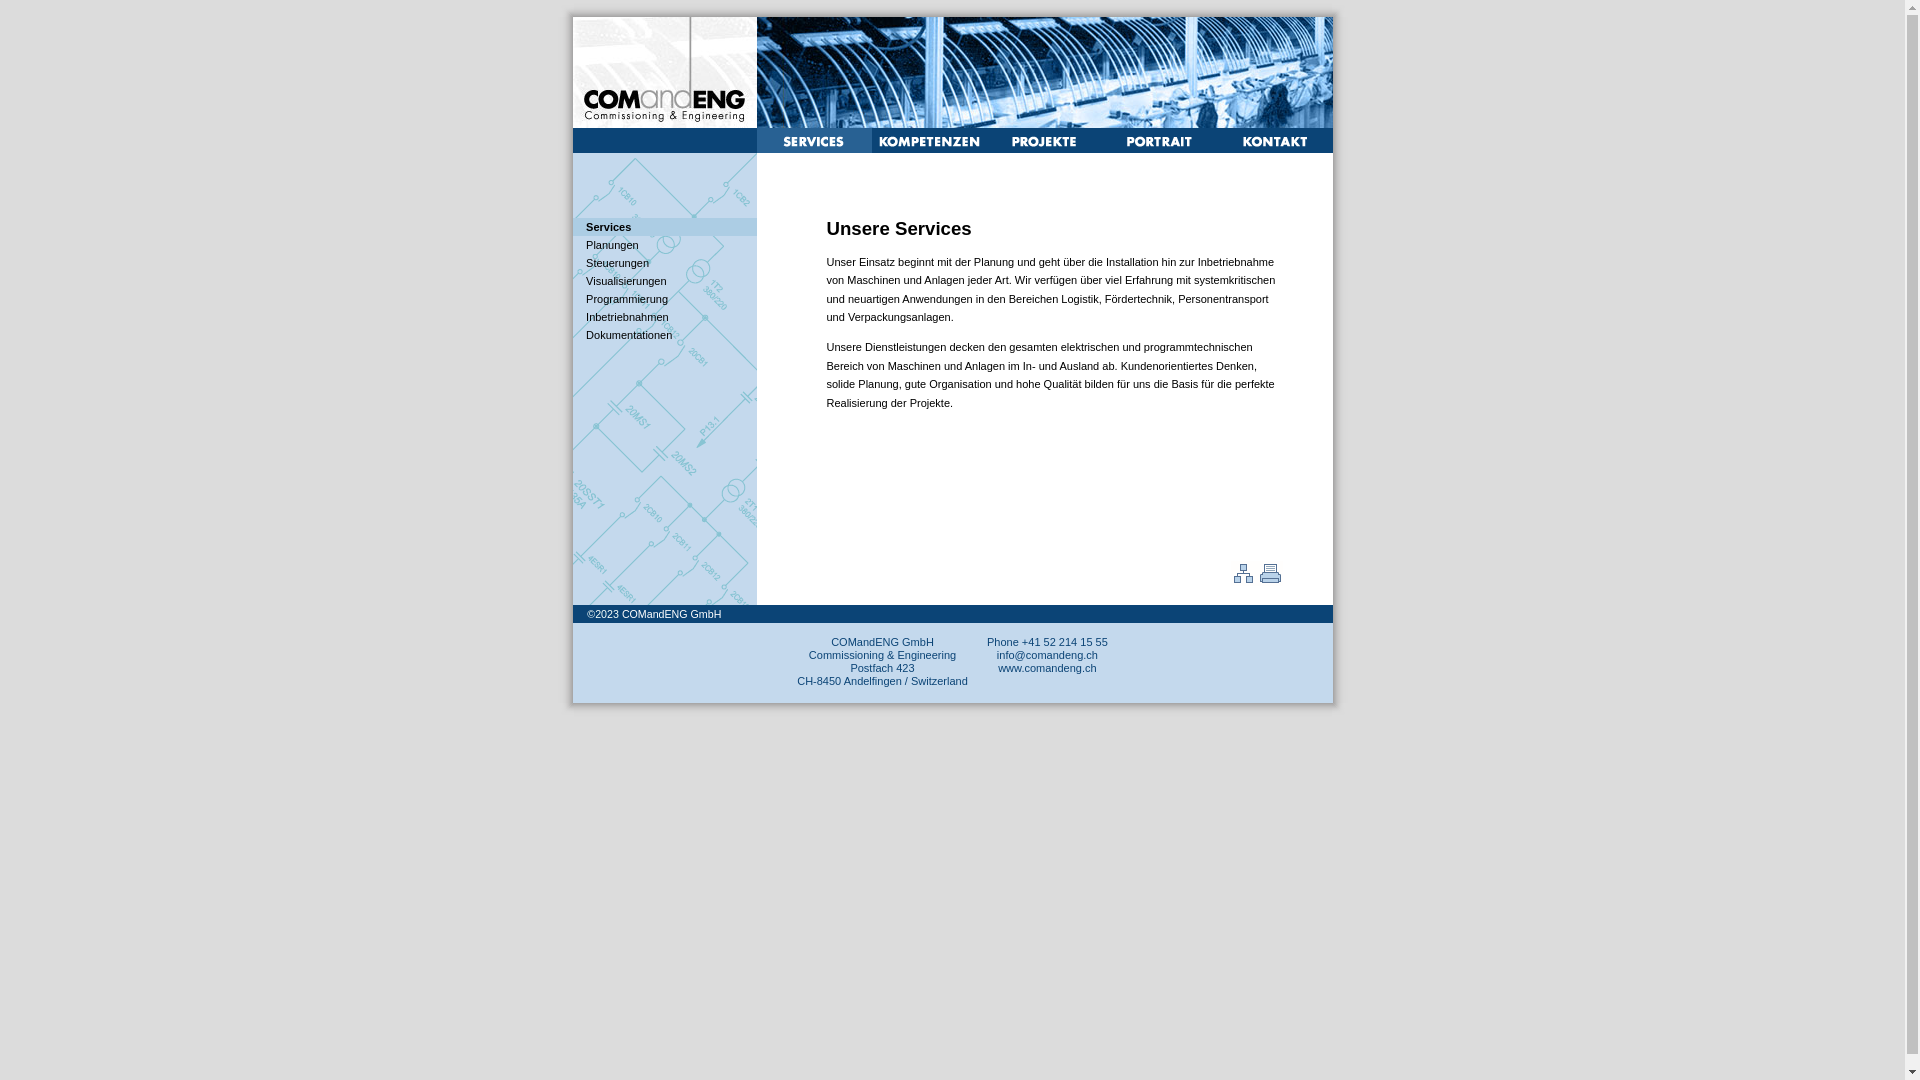  What do you see at coordinates (627, 334) in the screenshot?
I see `'Dokumentationen'` at bounding box center [627, 334].